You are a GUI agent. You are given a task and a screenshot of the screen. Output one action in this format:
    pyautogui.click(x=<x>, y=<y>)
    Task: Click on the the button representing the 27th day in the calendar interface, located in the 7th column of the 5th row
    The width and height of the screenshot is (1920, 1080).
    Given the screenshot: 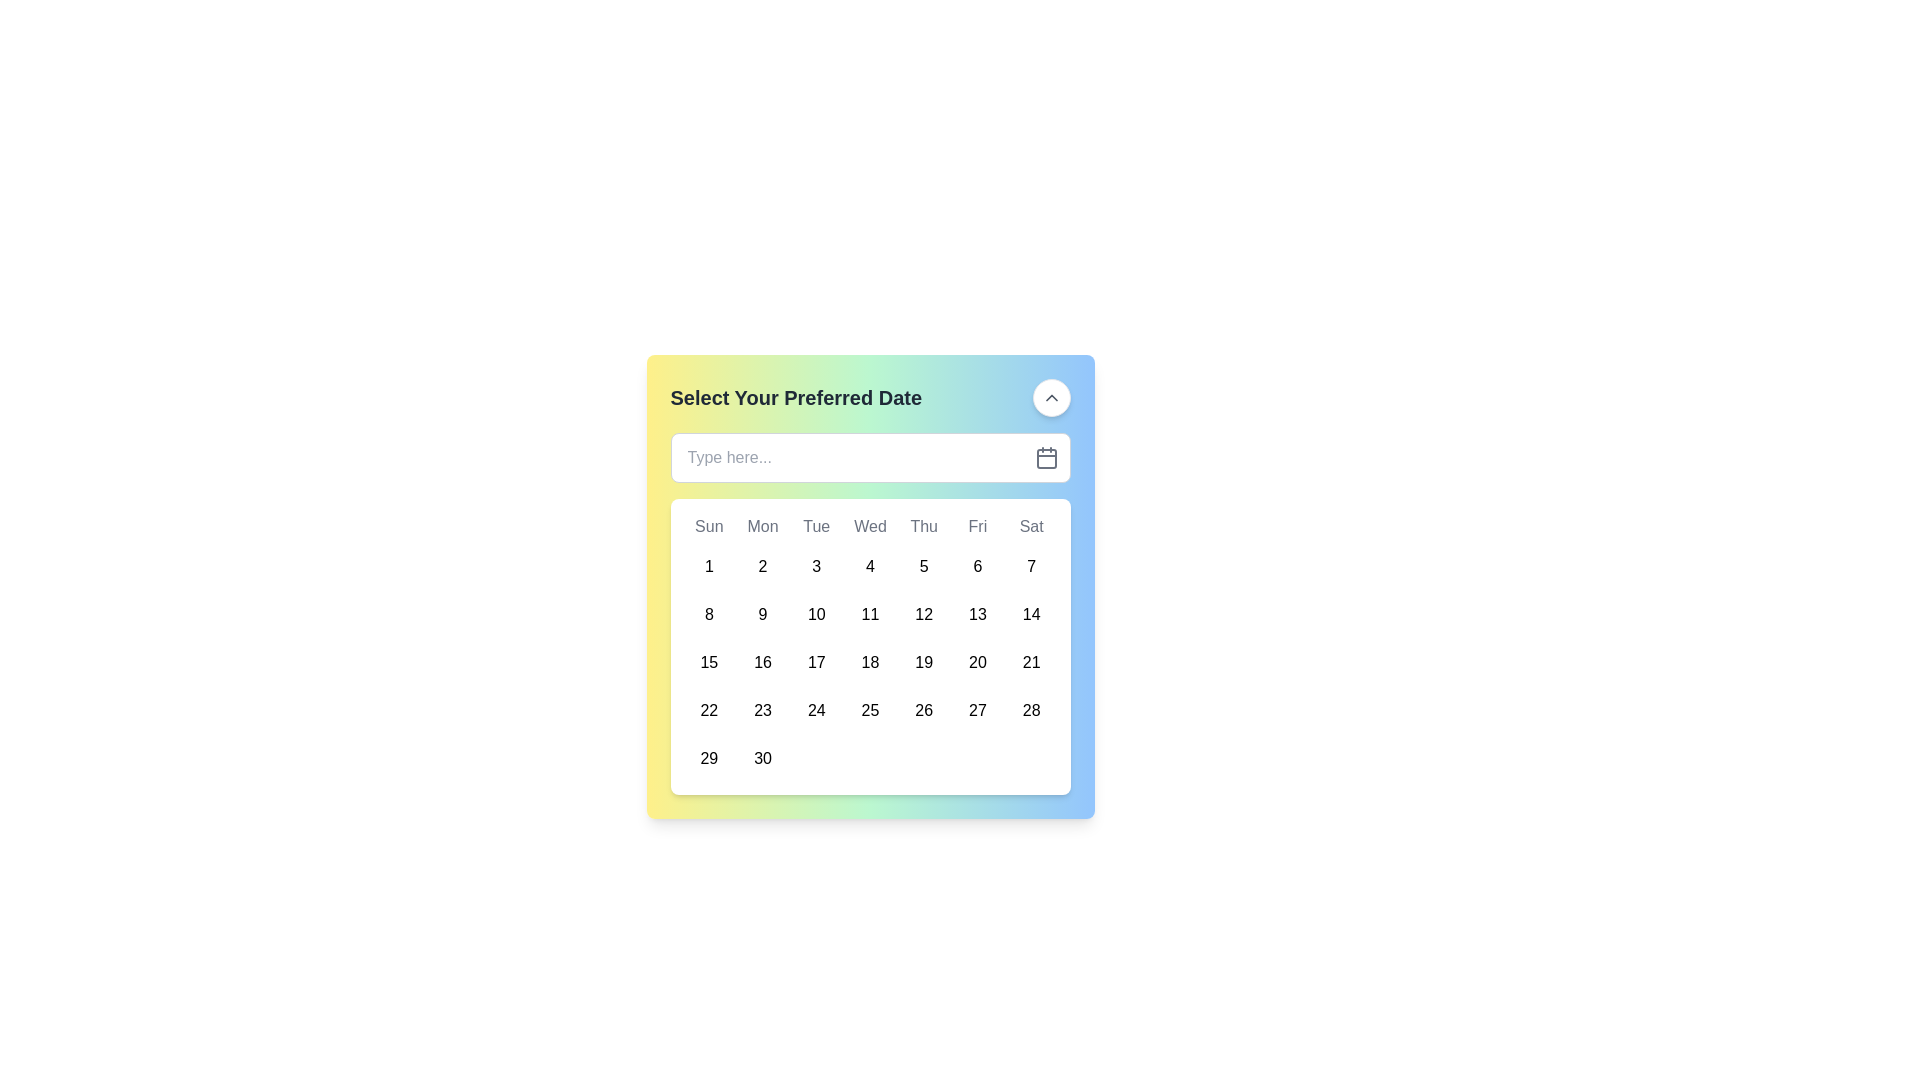 What is the action you would take?
    pyautogui.click(x=977, y=709)
    